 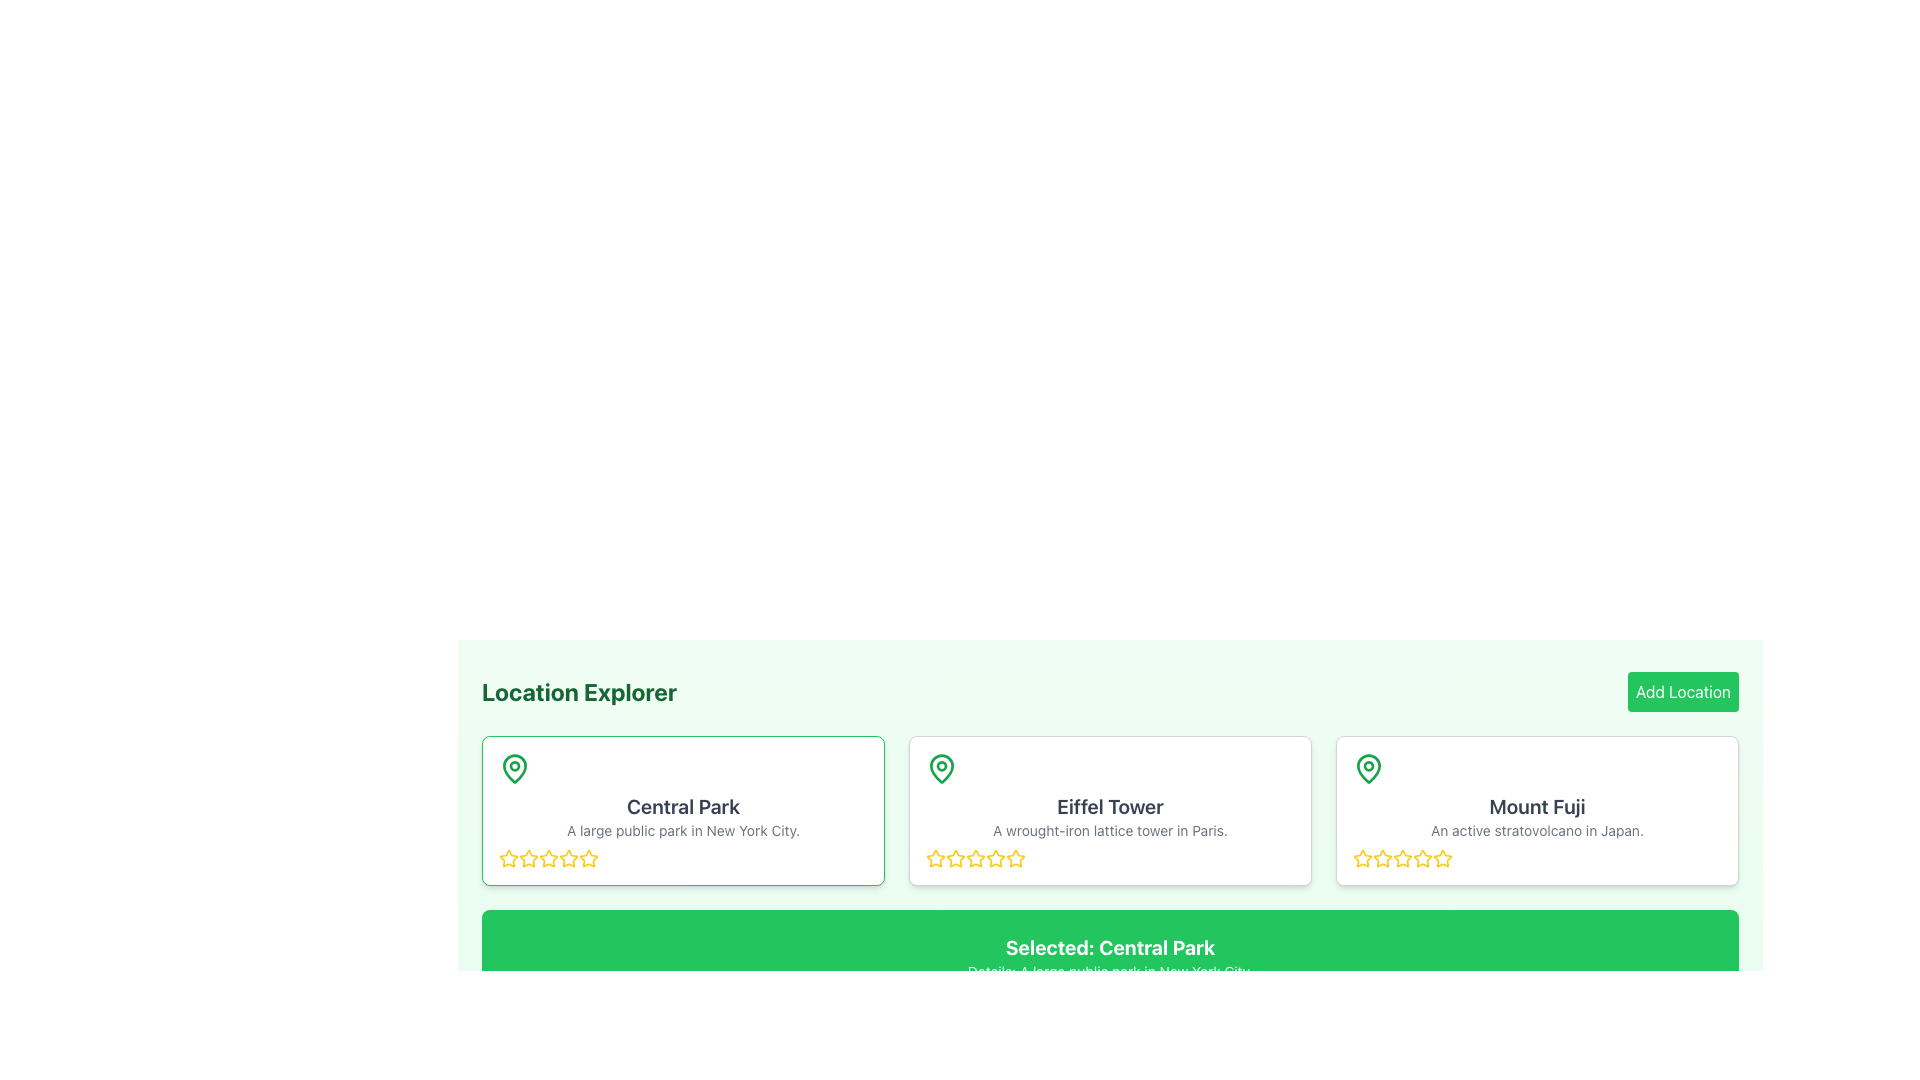 I want to click on the first yellow star in the rating system for the Eiffel Tower card to provide a rating, so click(x=934, y=856).